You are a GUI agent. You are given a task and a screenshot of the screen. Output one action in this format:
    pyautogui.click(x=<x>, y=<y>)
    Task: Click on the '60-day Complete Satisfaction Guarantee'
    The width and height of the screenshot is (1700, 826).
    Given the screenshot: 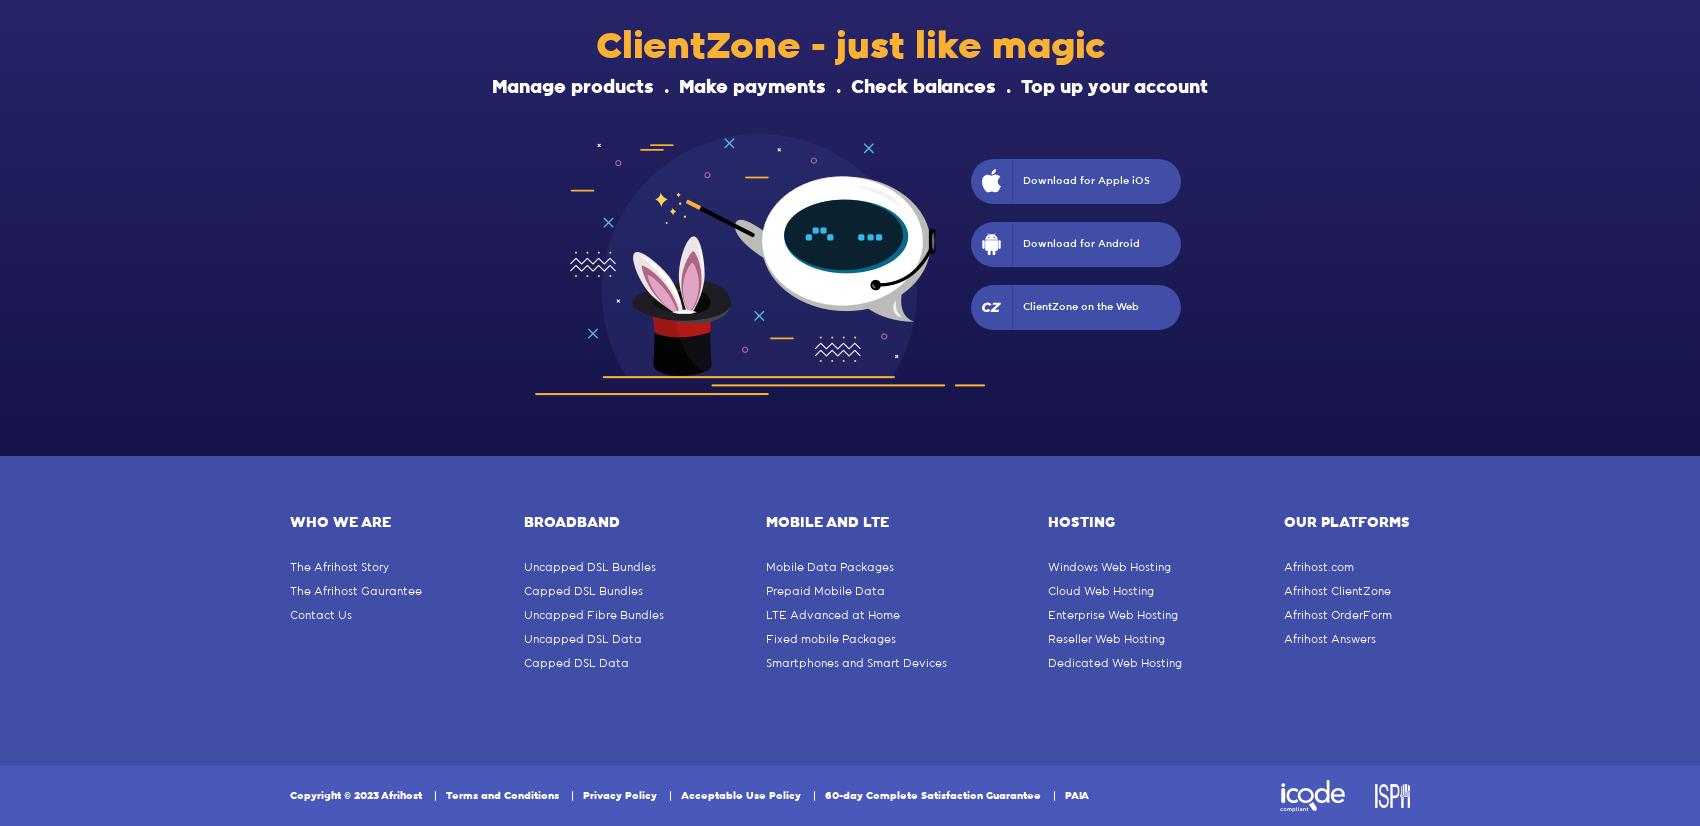 What is the action you would take?
    pyautogui.click(x=824, y=796)
    